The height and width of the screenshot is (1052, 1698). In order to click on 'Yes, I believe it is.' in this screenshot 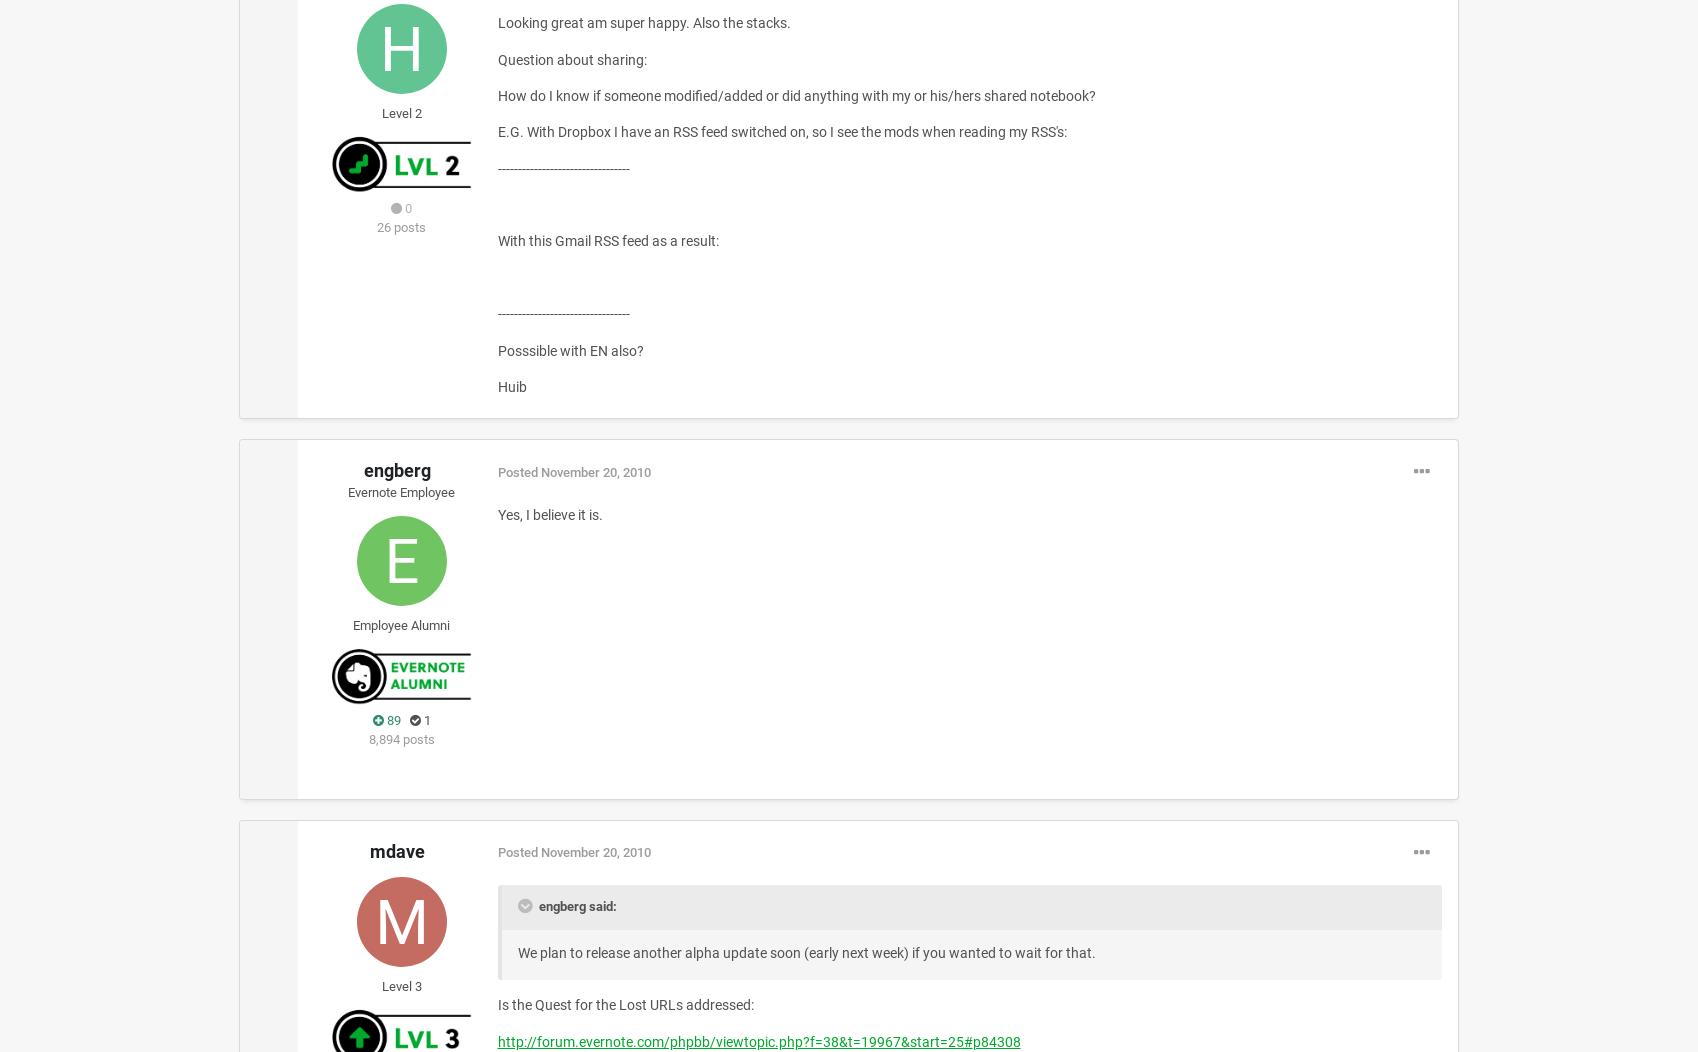, I will do `click(549, 513)`.